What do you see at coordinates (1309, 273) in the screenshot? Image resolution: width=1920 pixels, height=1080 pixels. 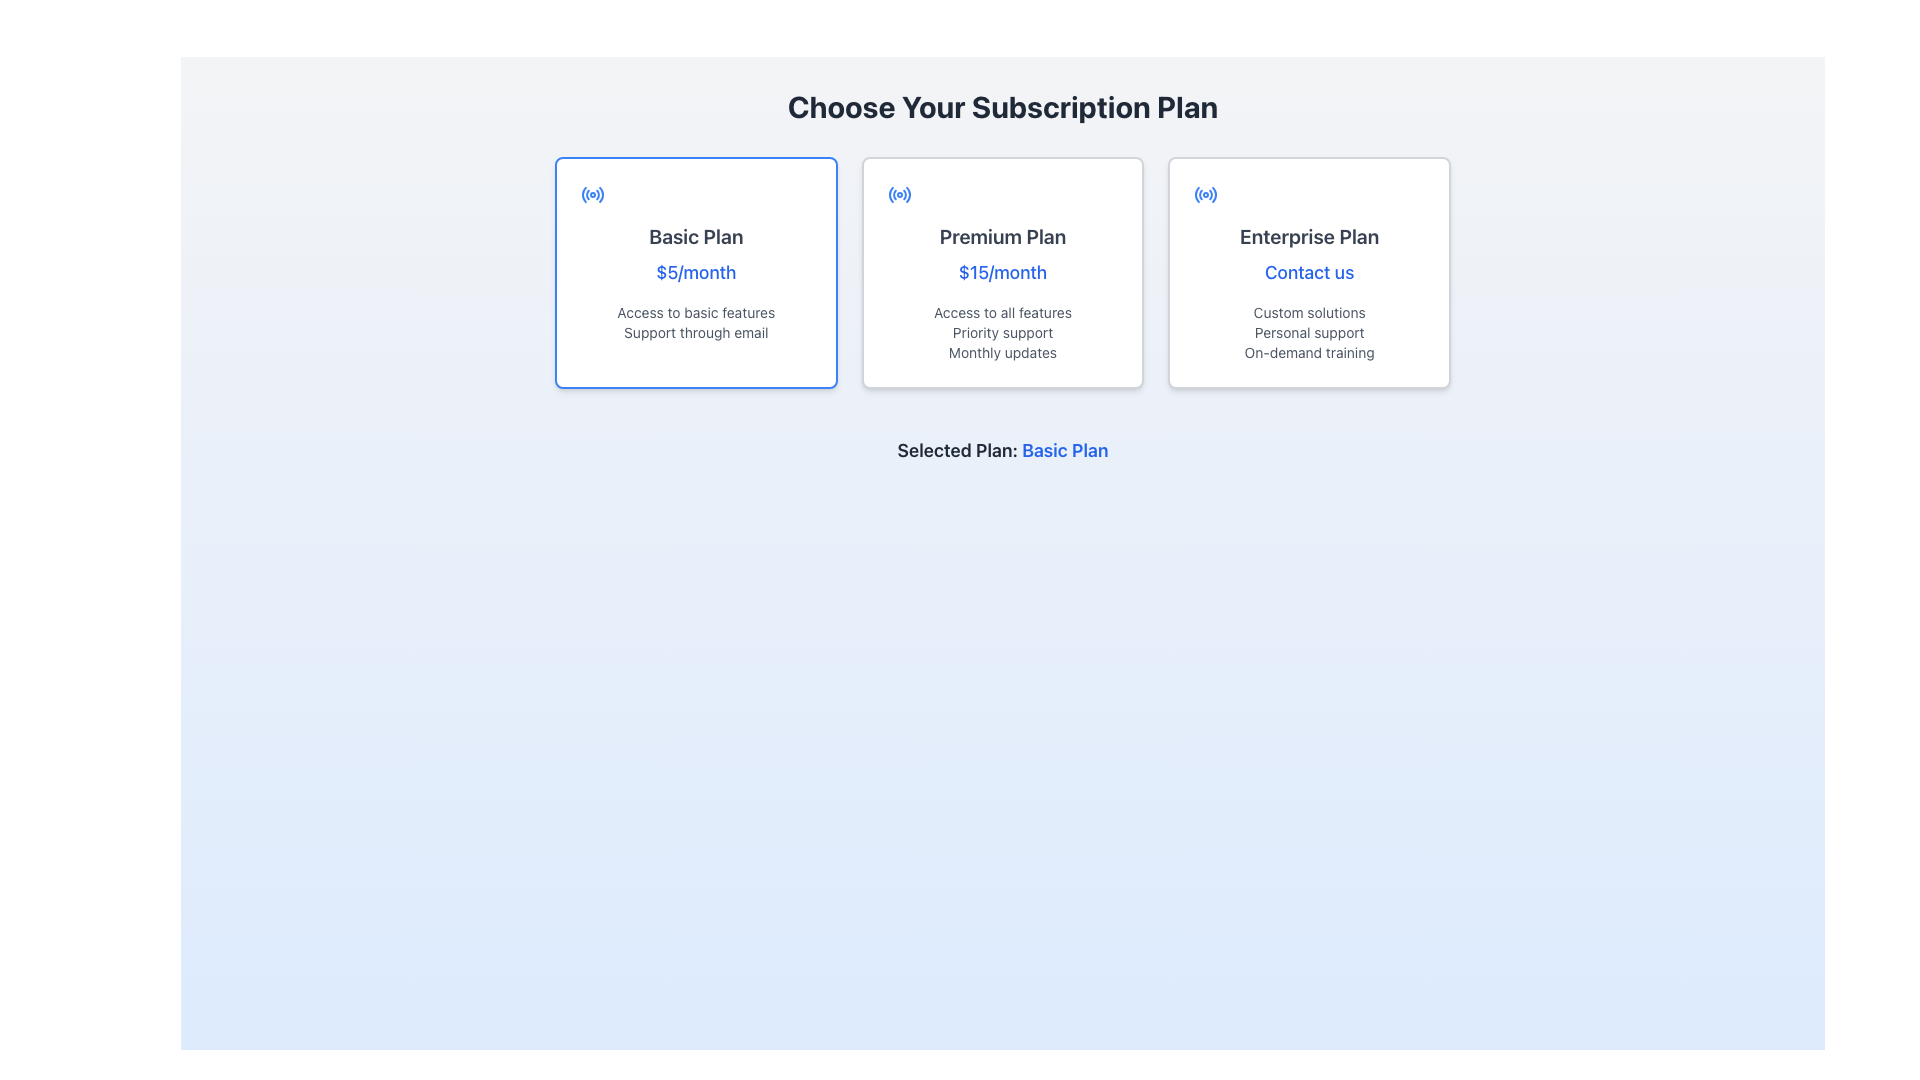 I see `the blue clickable link labeled 'Contact us' located within the 'Enterprise Plan' card, which is the third card in a row of three cards` at bounding box center [1309, 273].